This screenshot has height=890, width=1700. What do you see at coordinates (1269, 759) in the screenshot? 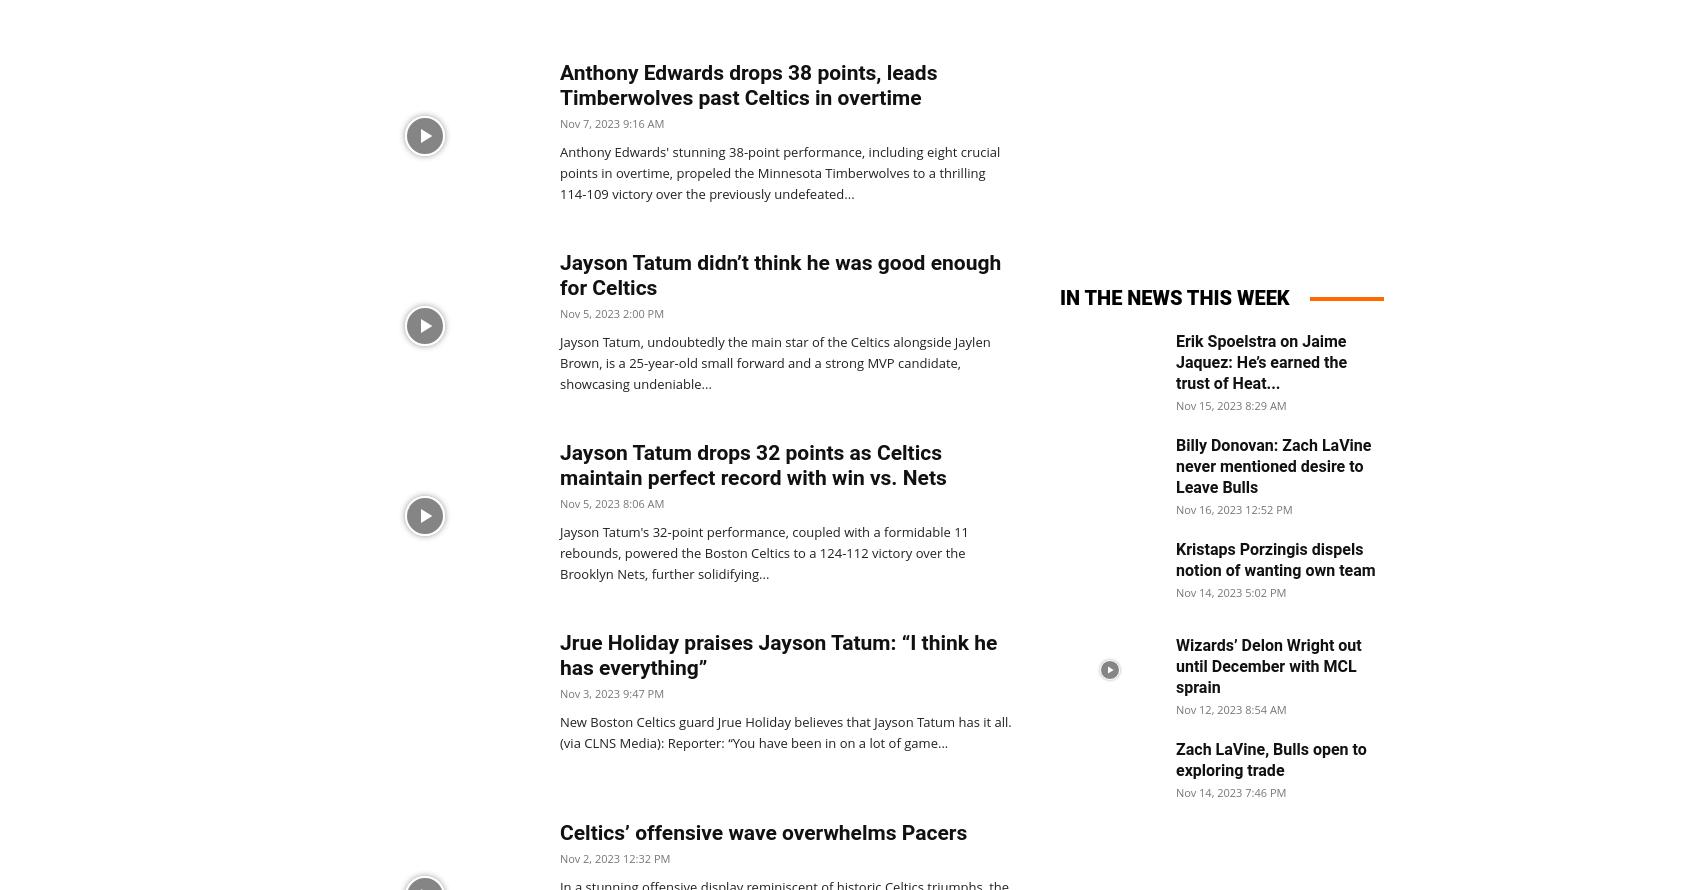
I see `'Zach LaVine, Bulls open to exploring trade'` at bounding box center [1269, 759].